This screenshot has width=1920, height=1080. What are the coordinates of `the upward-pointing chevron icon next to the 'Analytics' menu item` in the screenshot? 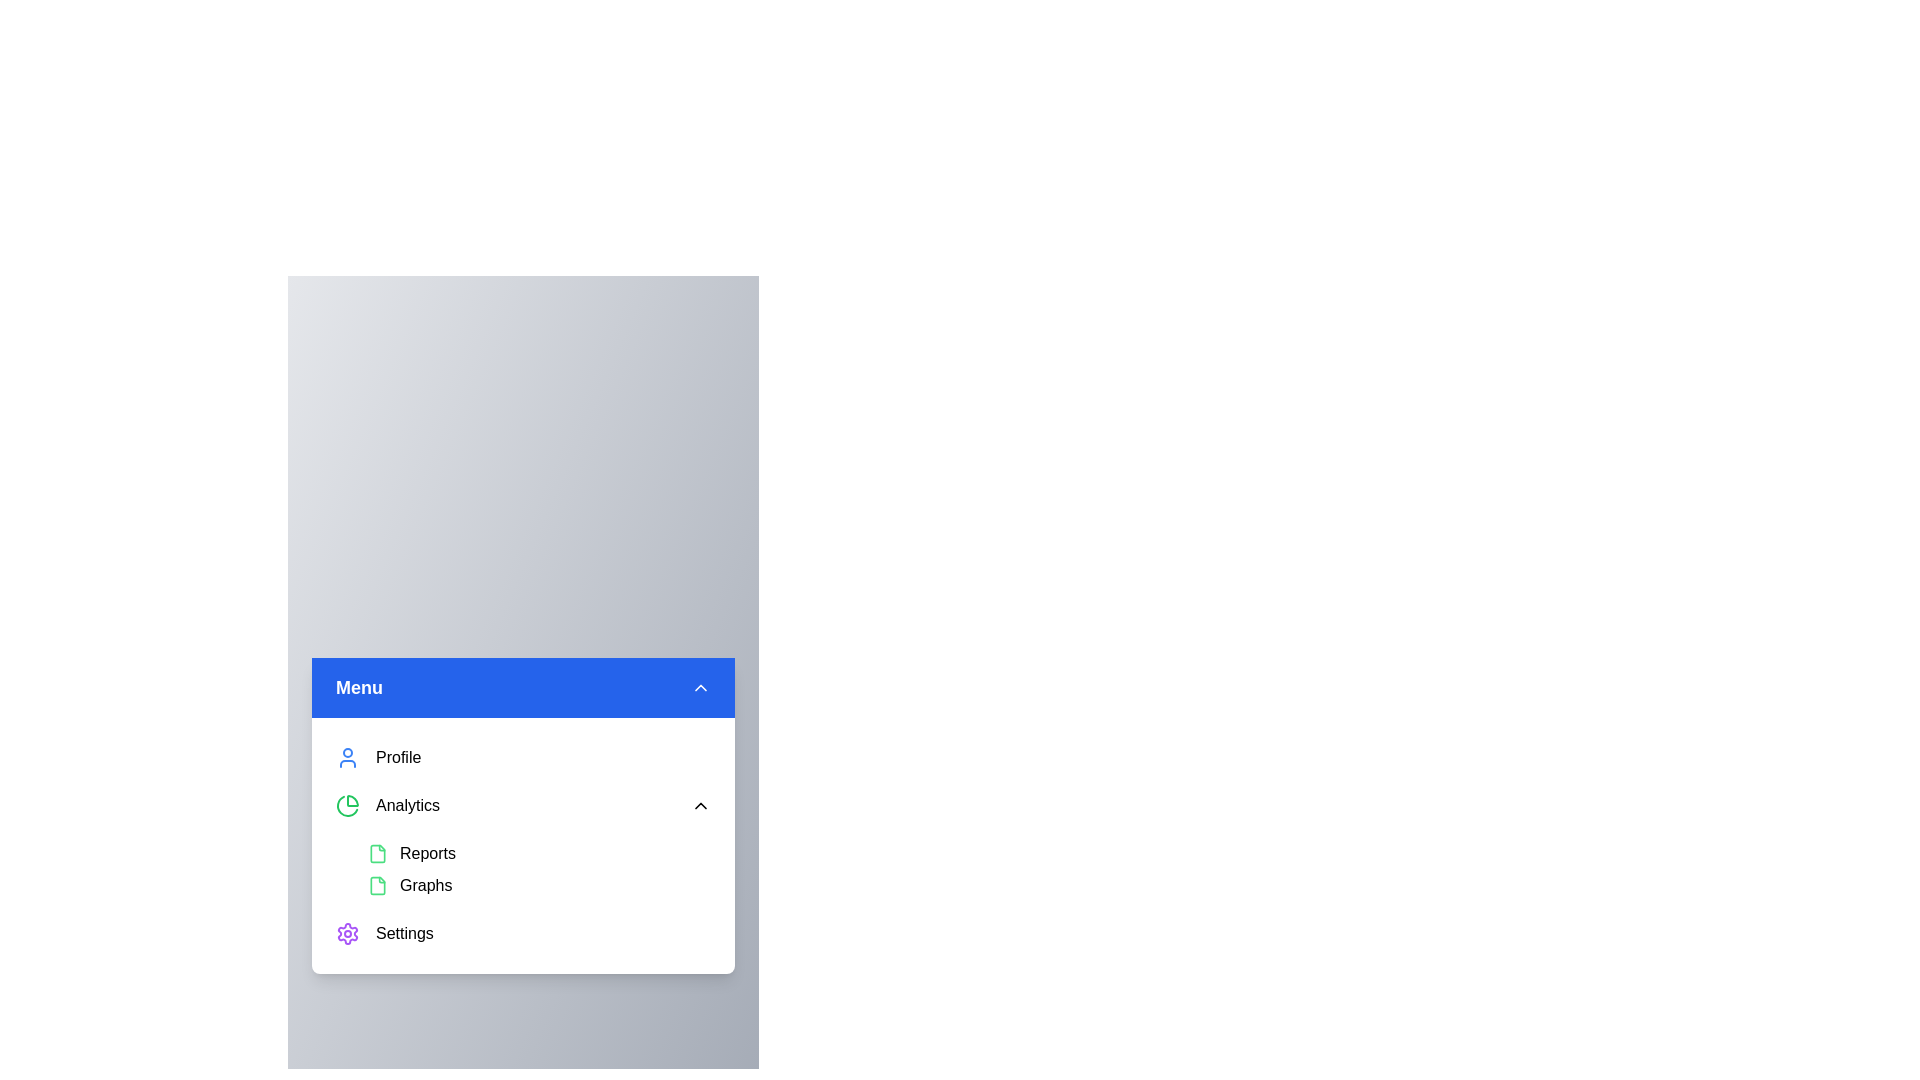 It's located at (700, 805).